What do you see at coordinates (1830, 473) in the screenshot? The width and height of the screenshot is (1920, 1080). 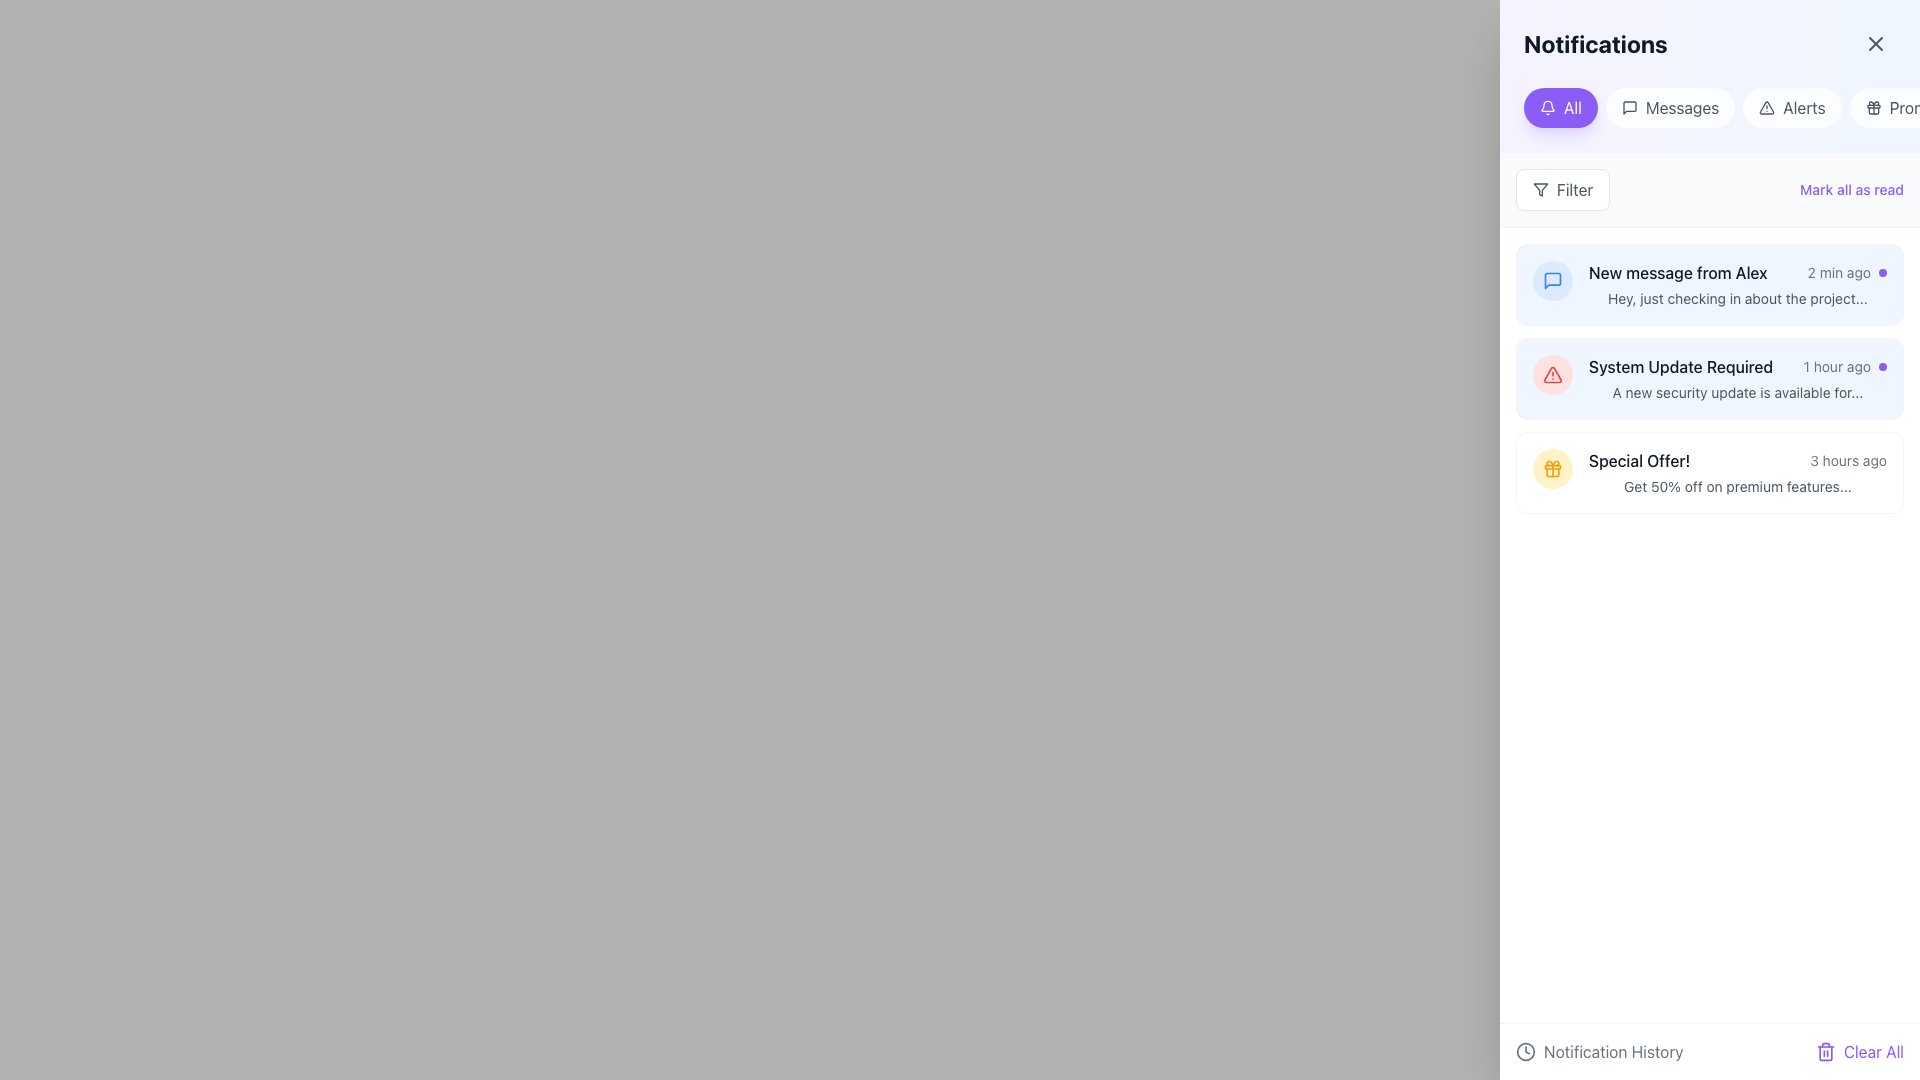 I see `the Interactive icon located in the bottom-right corner of the 'Special Offer!' notification banner to pin the notification for easier access later` at bounding box center [1830, 473].